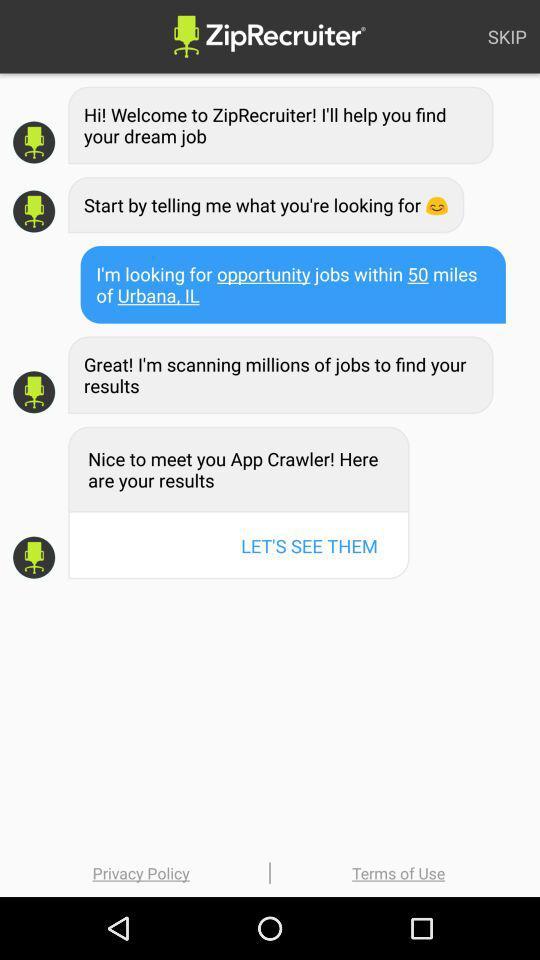 This screenshot has height=960, width=540. Describe the element at coordinates (309, 545) in the screenshot. I see `the let s see item` at that location.